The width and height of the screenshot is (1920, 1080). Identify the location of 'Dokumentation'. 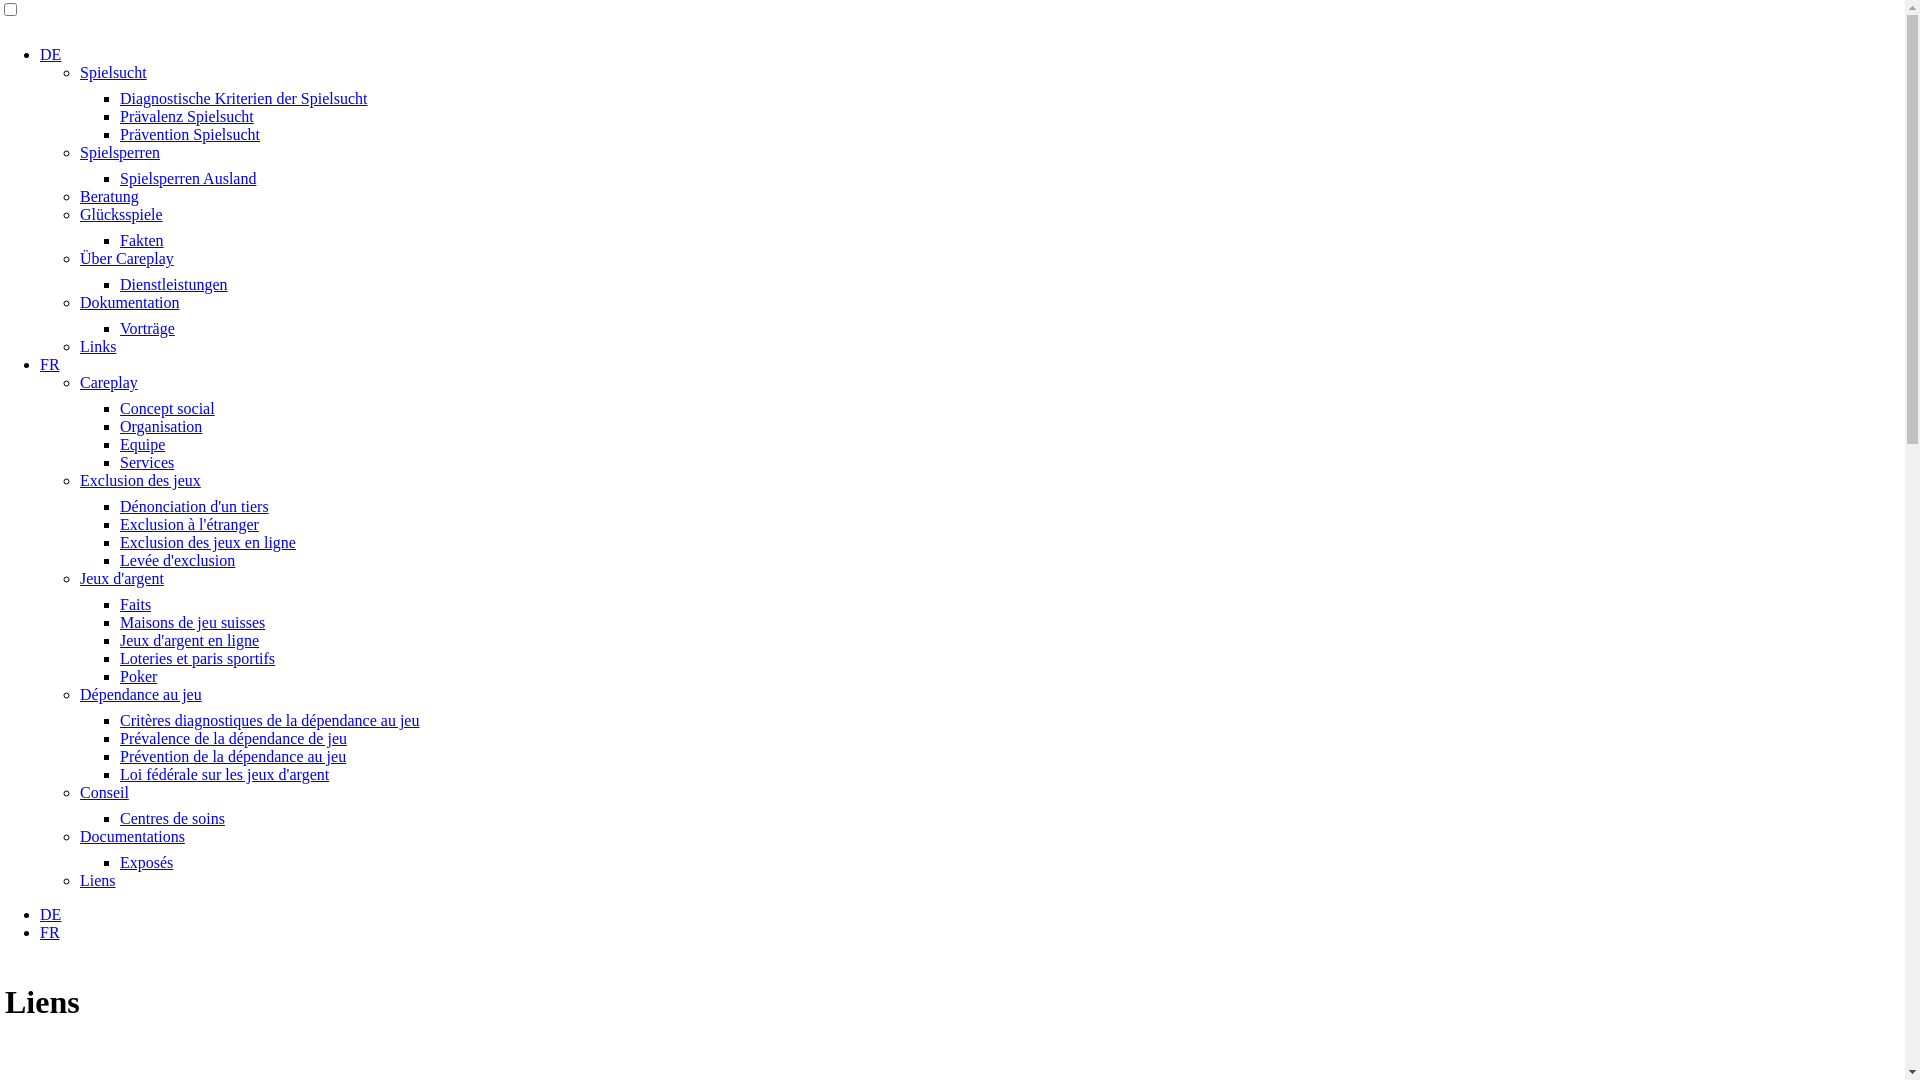
(128, 302).